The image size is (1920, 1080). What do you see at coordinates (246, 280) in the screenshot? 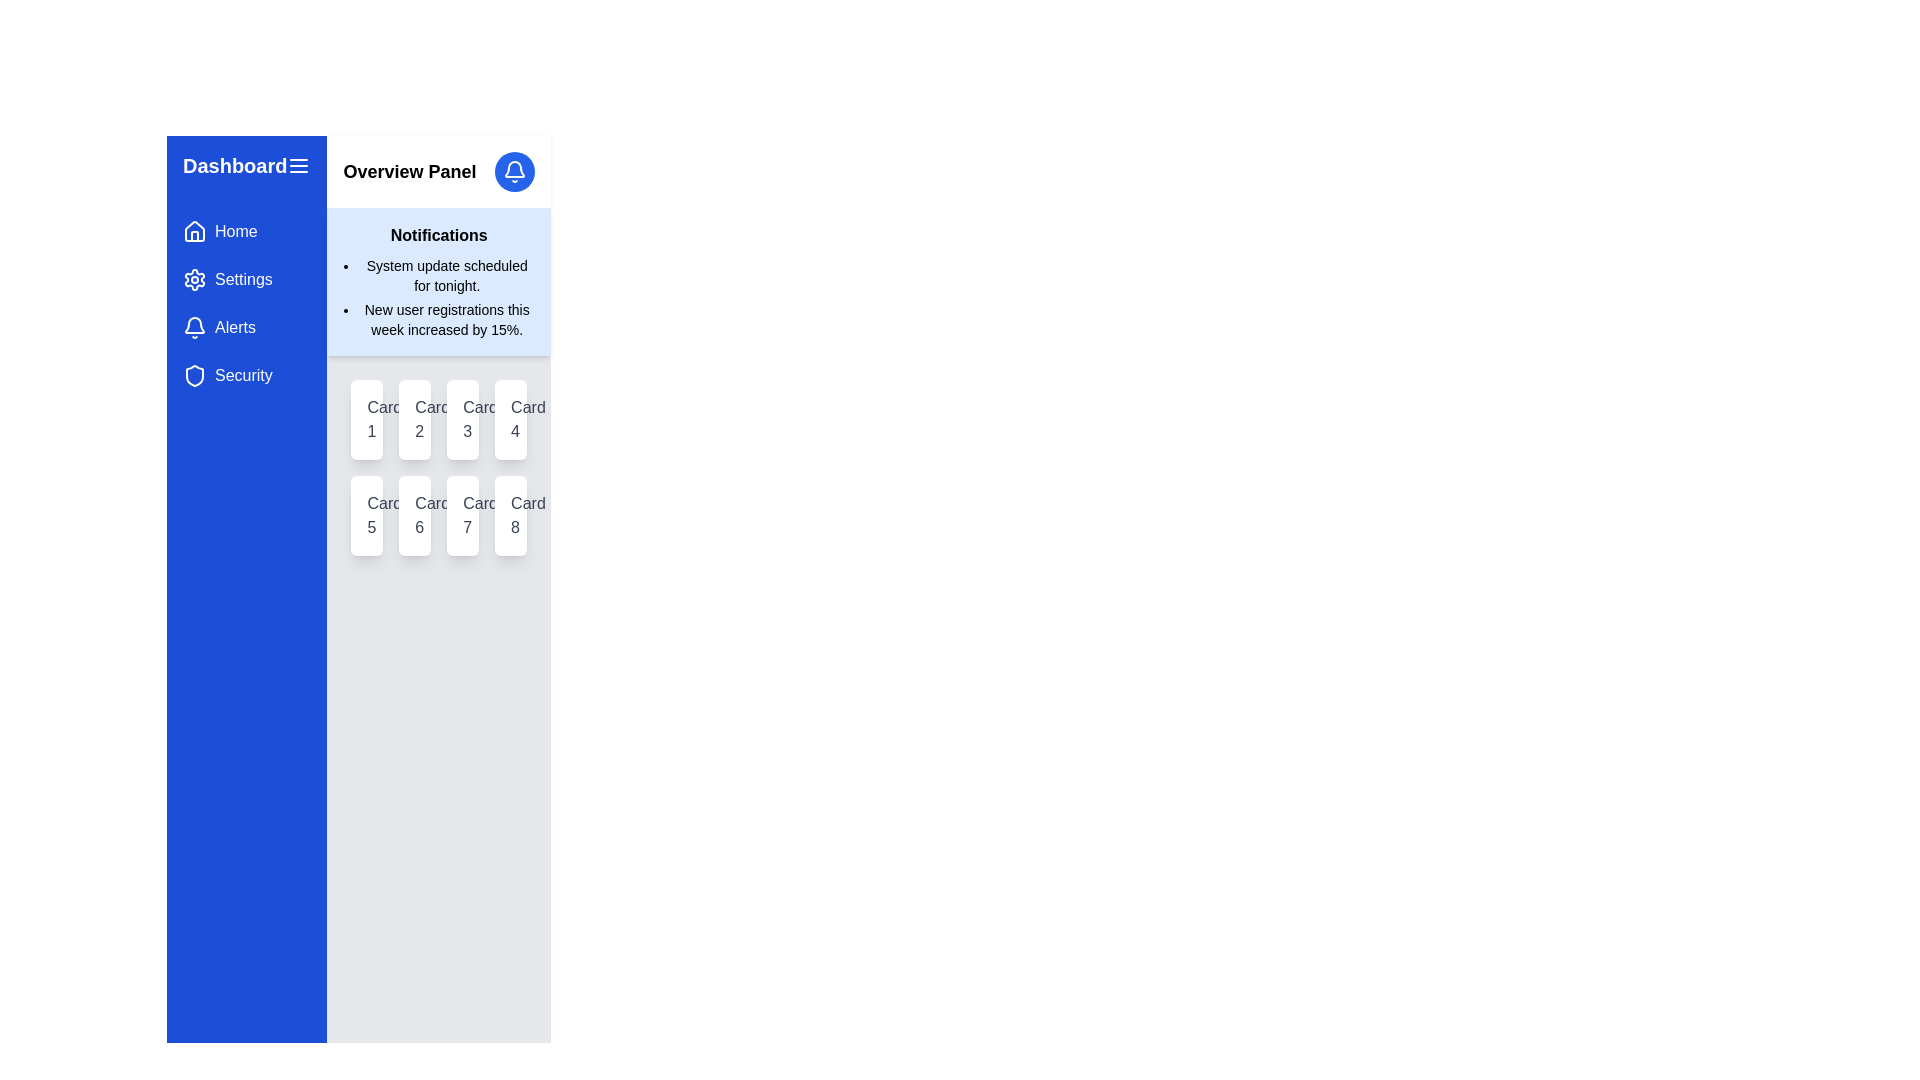
I see `the 'Settings' button with a cogwheel icon located in the sidebar, directly below the 'Home' navigation item` at bounding box center [246, 280].